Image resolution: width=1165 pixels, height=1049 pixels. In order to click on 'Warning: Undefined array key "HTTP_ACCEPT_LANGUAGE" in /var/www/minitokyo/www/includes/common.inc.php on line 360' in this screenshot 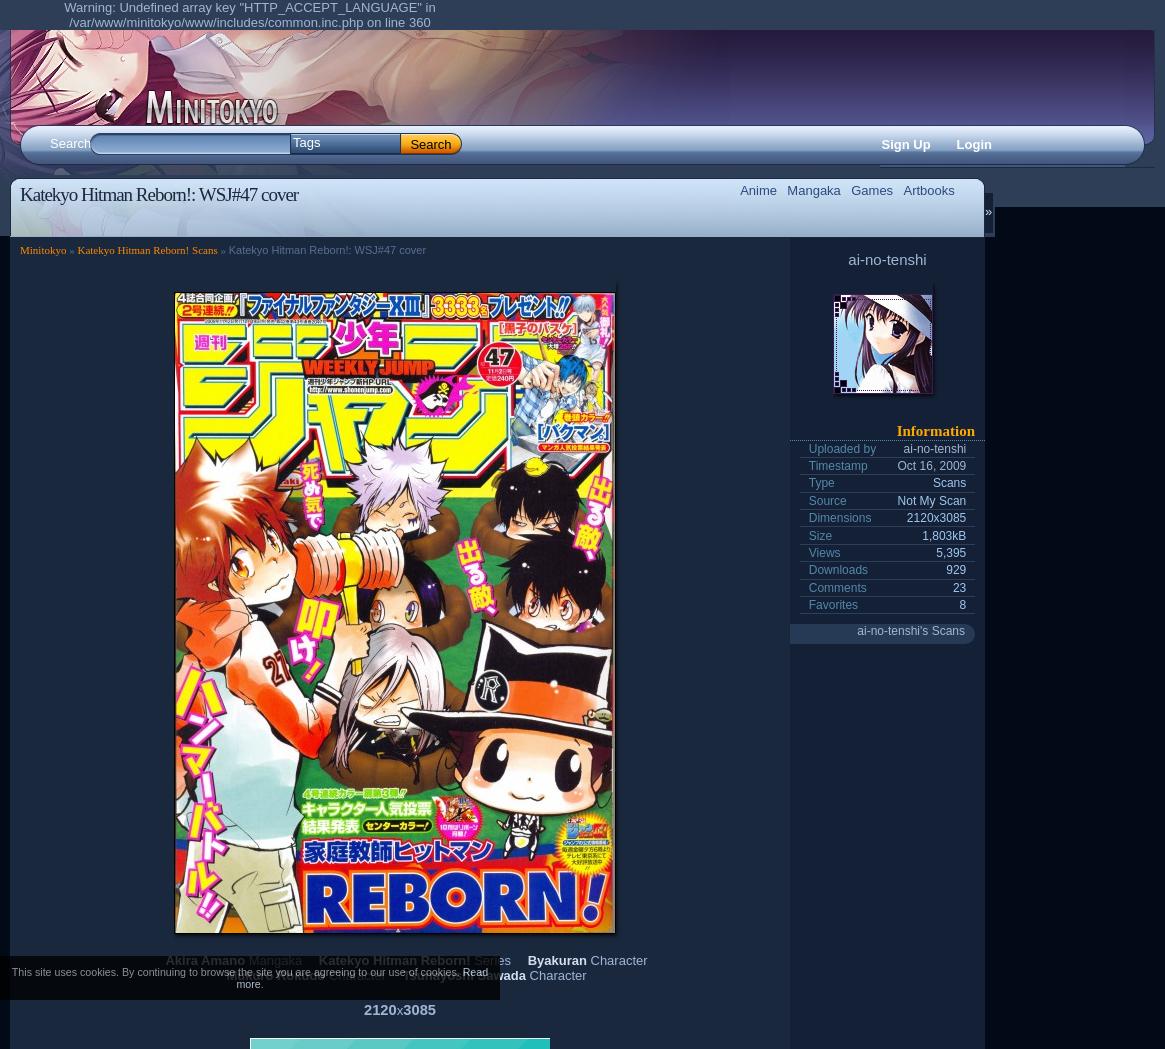, I will do `click(249, 14)`.